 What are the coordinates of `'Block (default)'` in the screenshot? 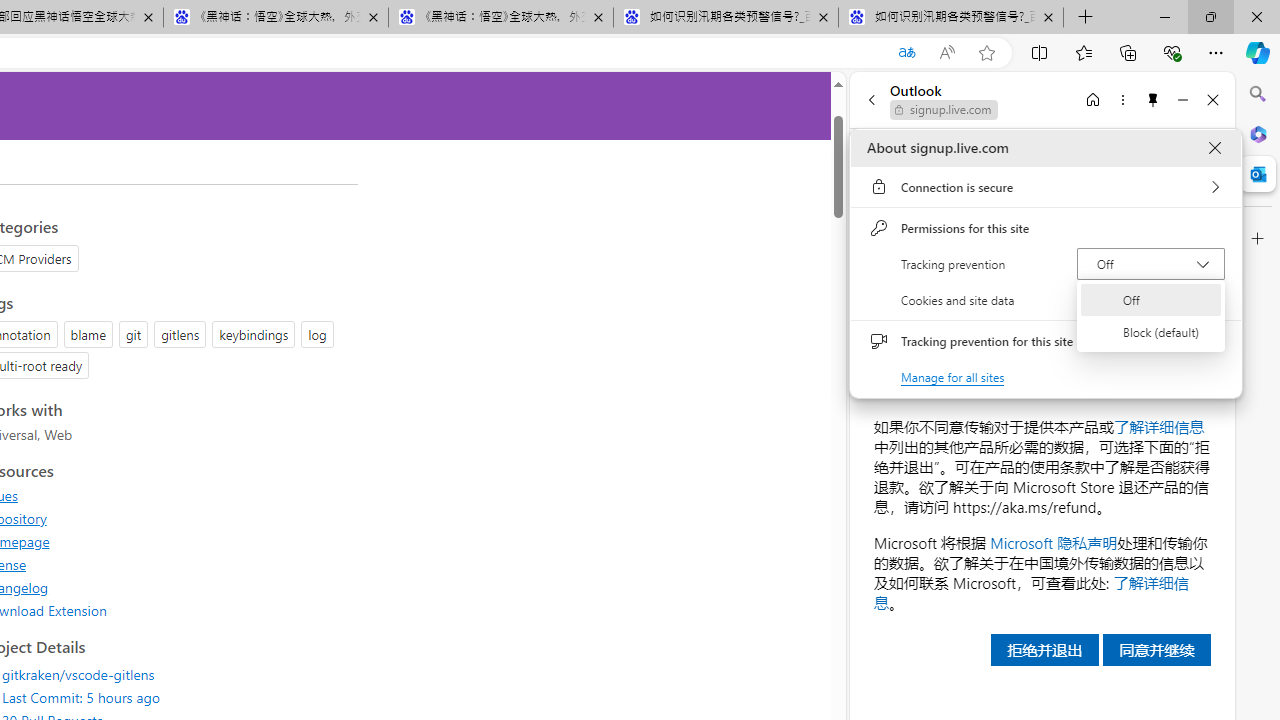 It's located at (1151, 330).